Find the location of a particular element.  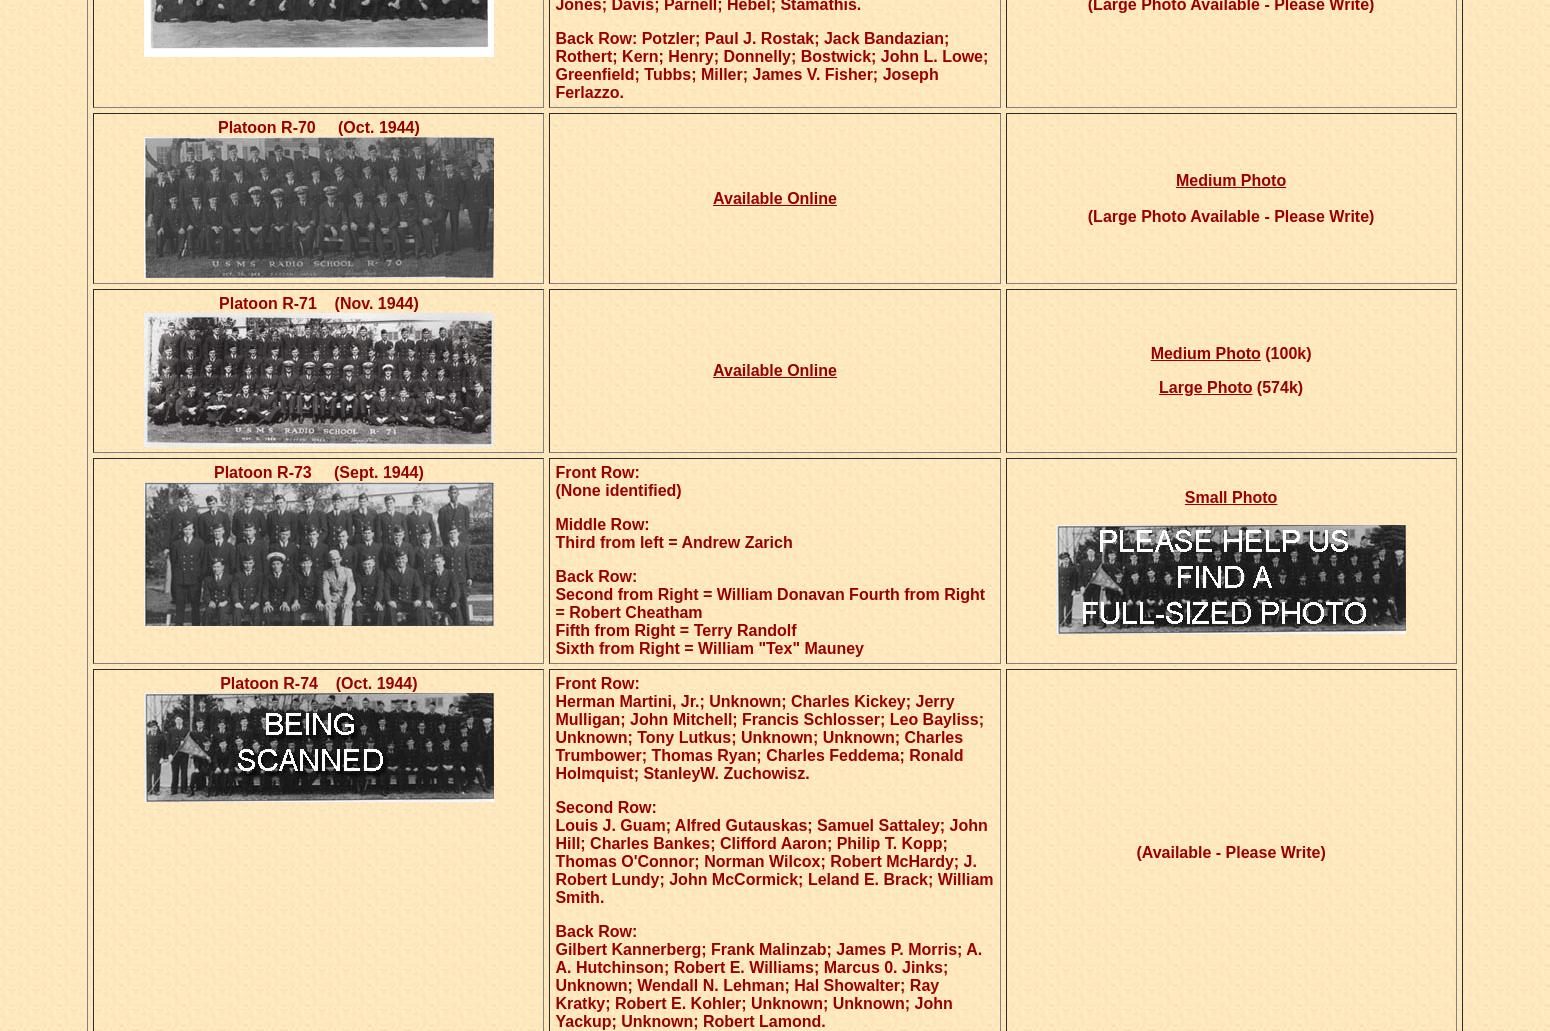

'Gilbert Kannerberg; Frank Malinzab; James P. Morris; A. A. Hutchinson; Robert E. Williams; Marcus 0. Jinks; Unknown; Wendall N. Lehman; Hal Showalter; Ray Kratky; Robert E. Kohler; Unknown; Unknown; John Yackup; Unknown; Robert Lamond.' is located at coordinates (768, 984).